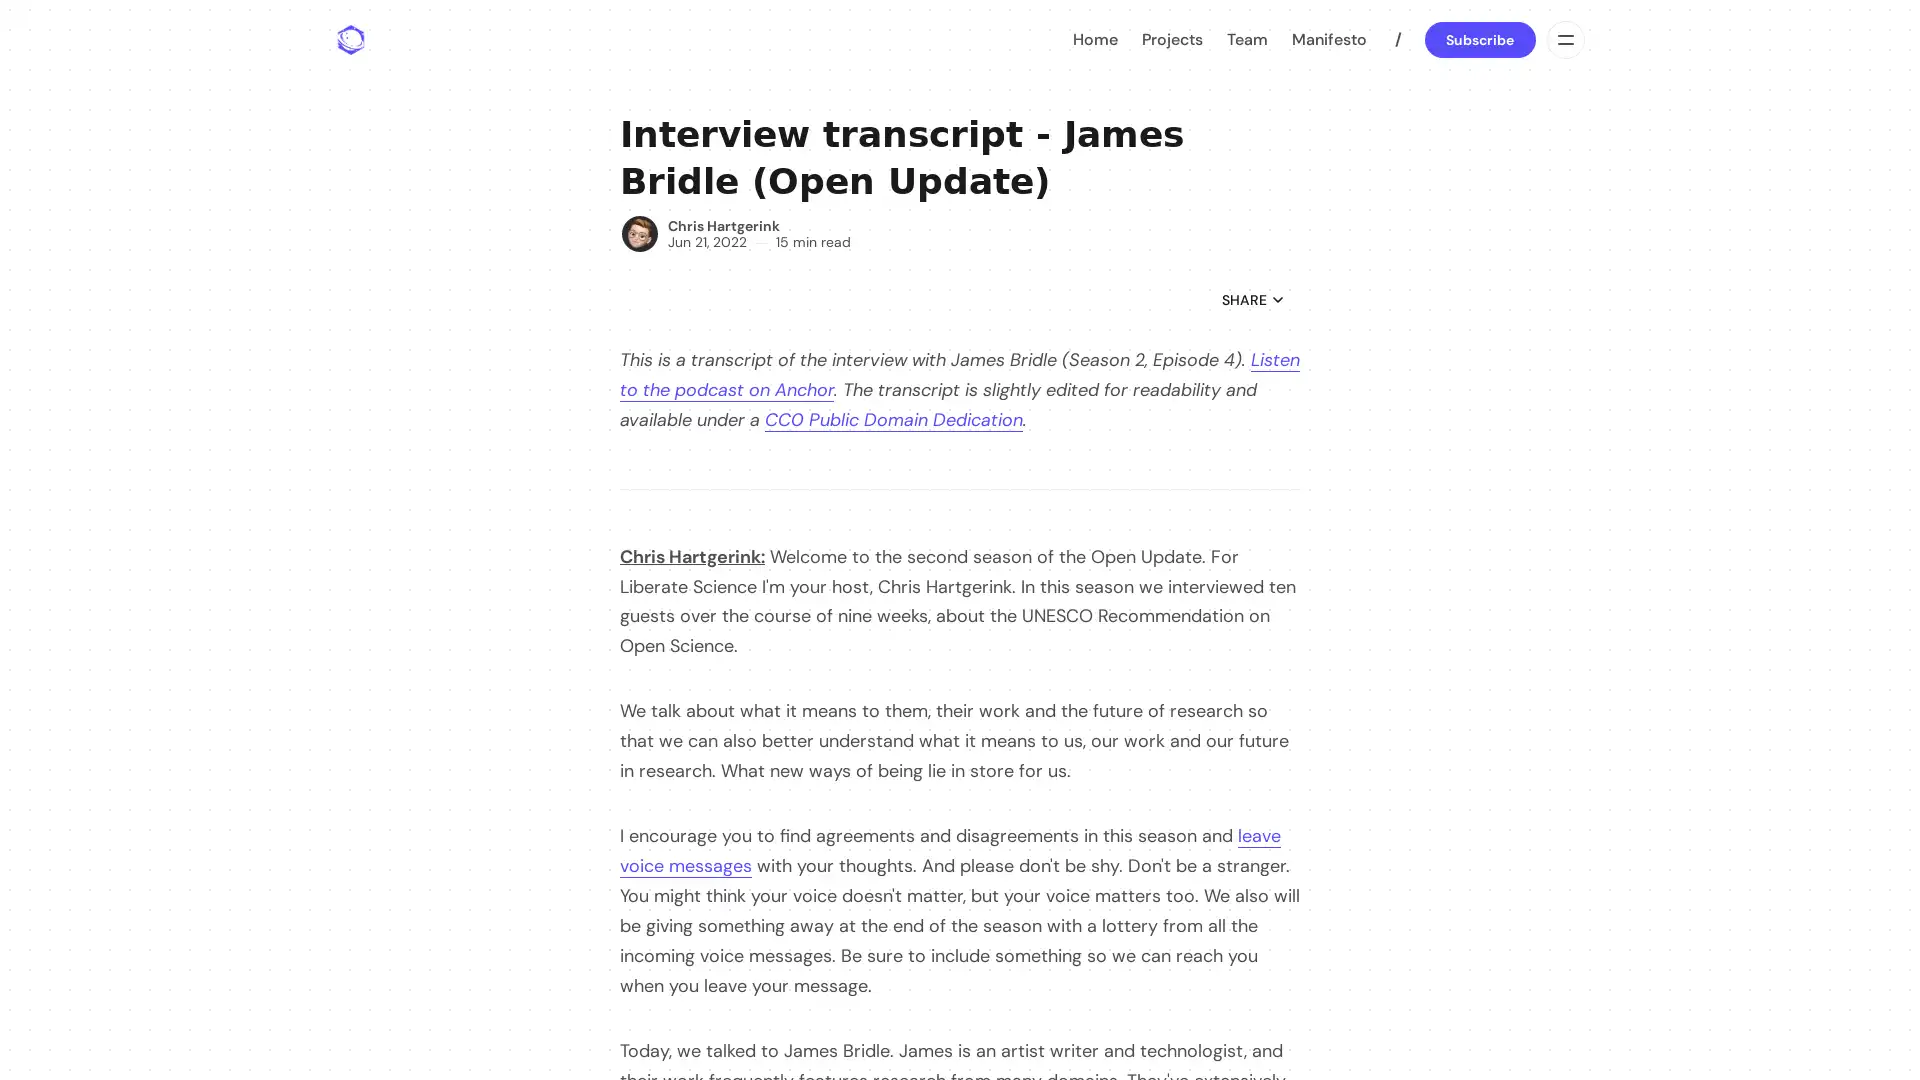 The image size is (1920, 1080). I want to click on Menu, so click(1563, 39).